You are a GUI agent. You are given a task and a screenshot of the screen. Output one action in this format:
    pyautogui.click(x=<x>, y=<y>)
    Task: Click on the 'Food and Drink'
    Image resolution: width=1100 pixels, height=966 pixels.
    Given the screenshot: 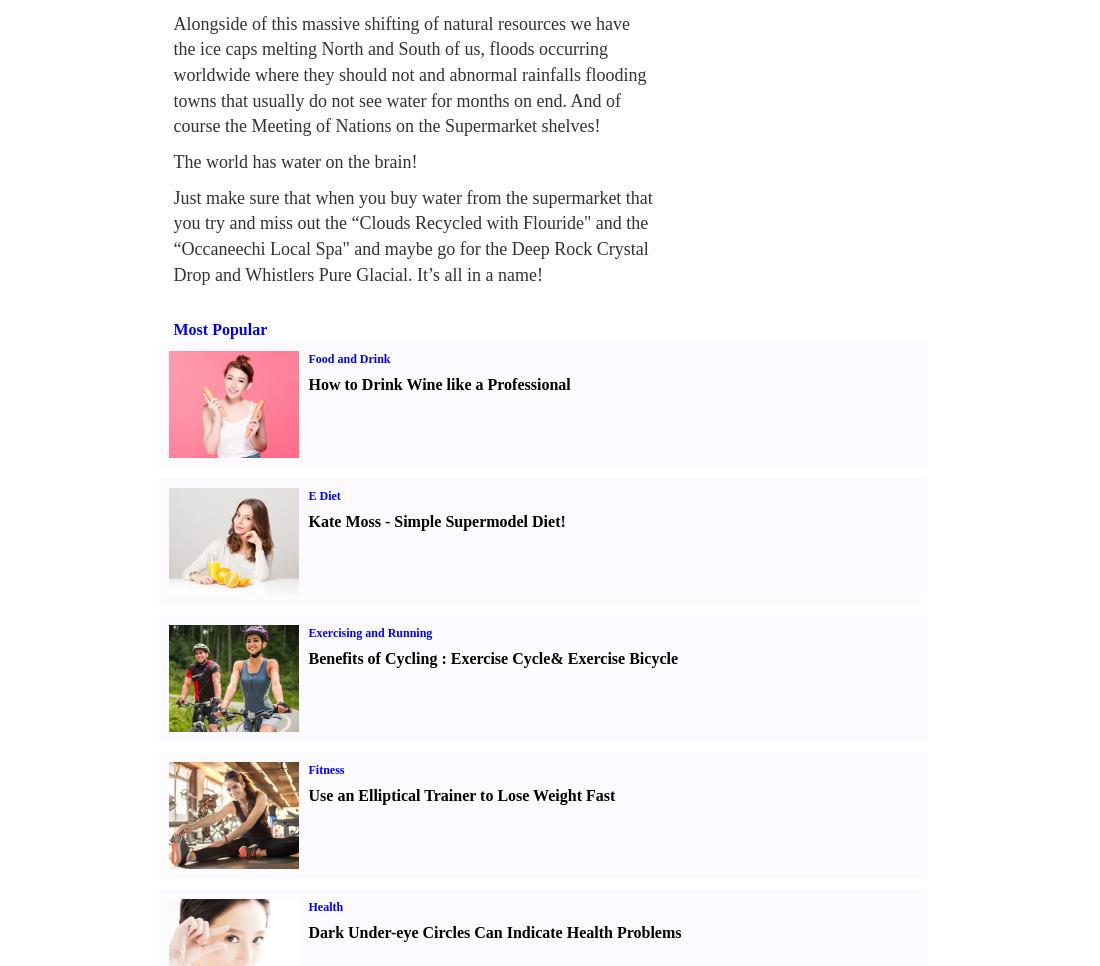 What is the action you would take?
    pyautogui.click(x=349, y=357)
    